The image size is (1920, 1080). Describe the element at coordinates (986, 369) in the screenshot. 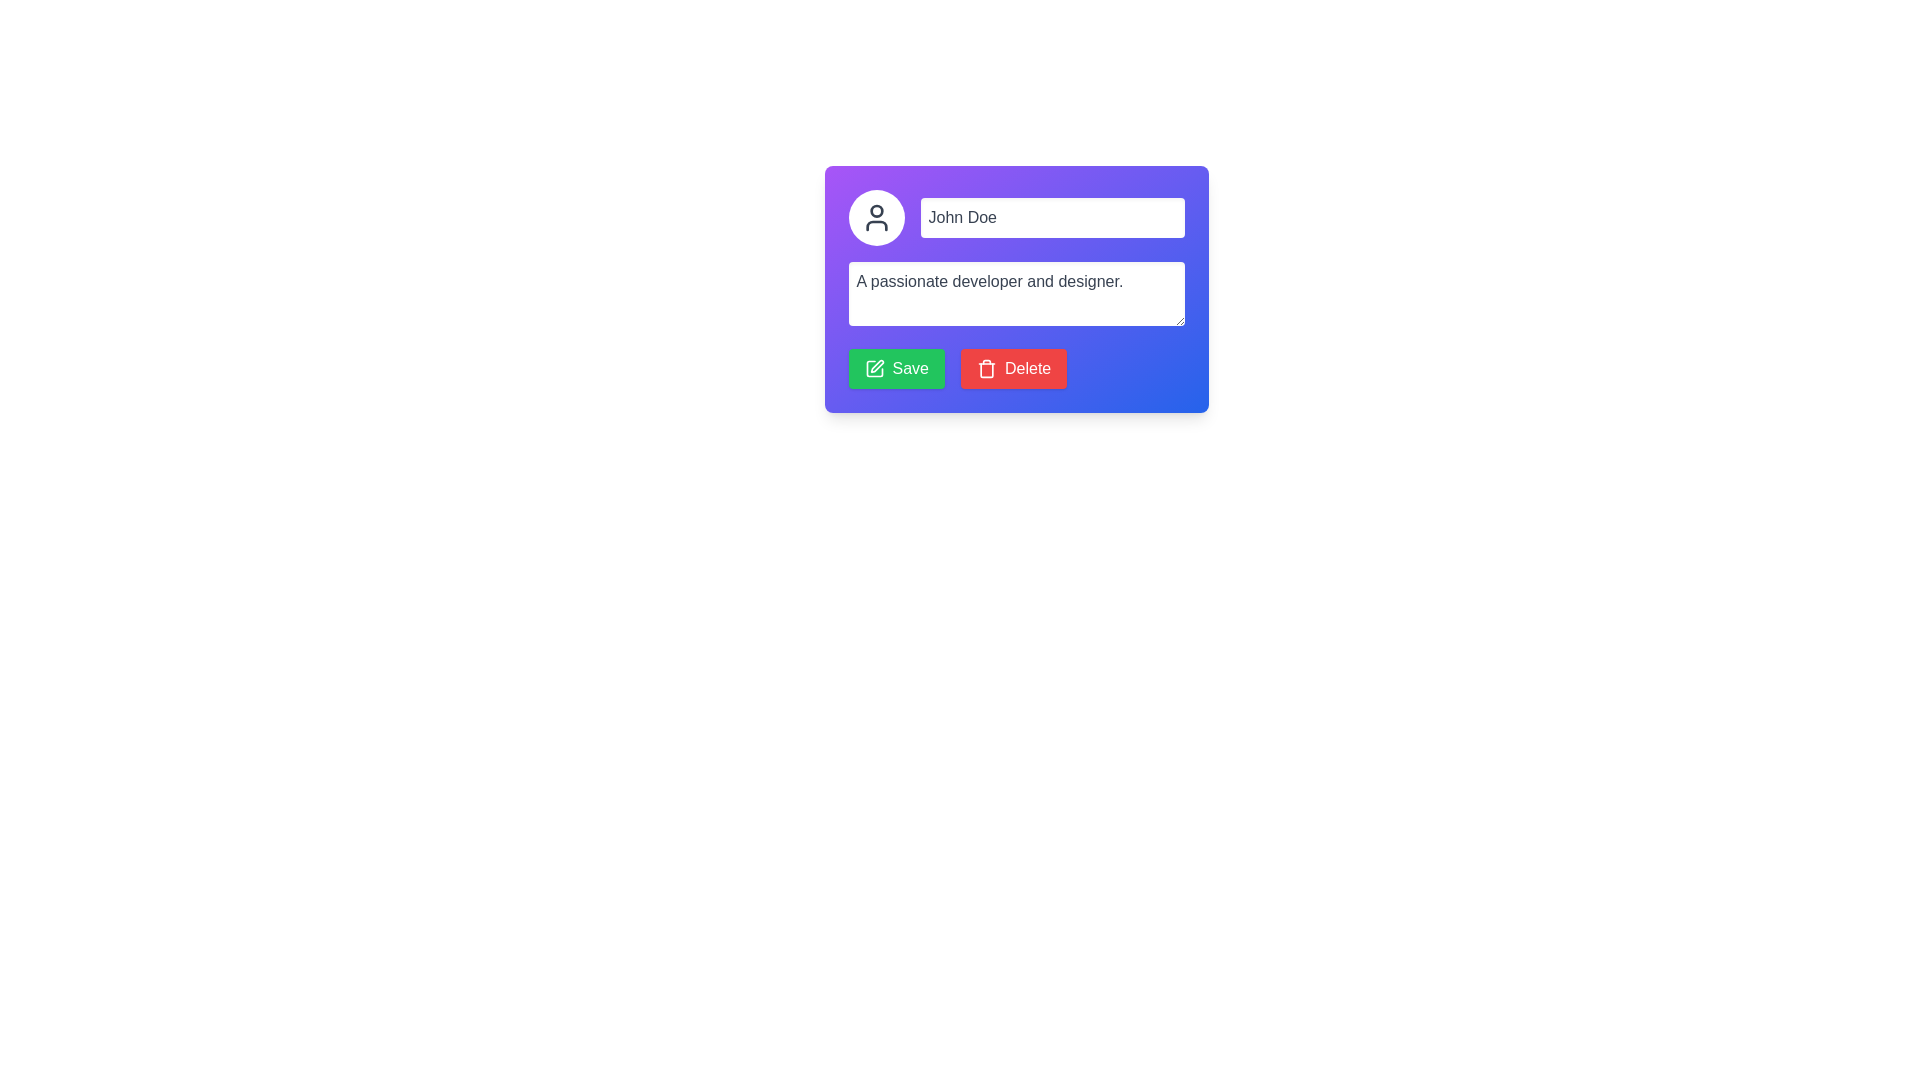

I see `the 'Delete' button icon, which visually represents the action 'Delete' and is located to the left of its textual label` at that location.